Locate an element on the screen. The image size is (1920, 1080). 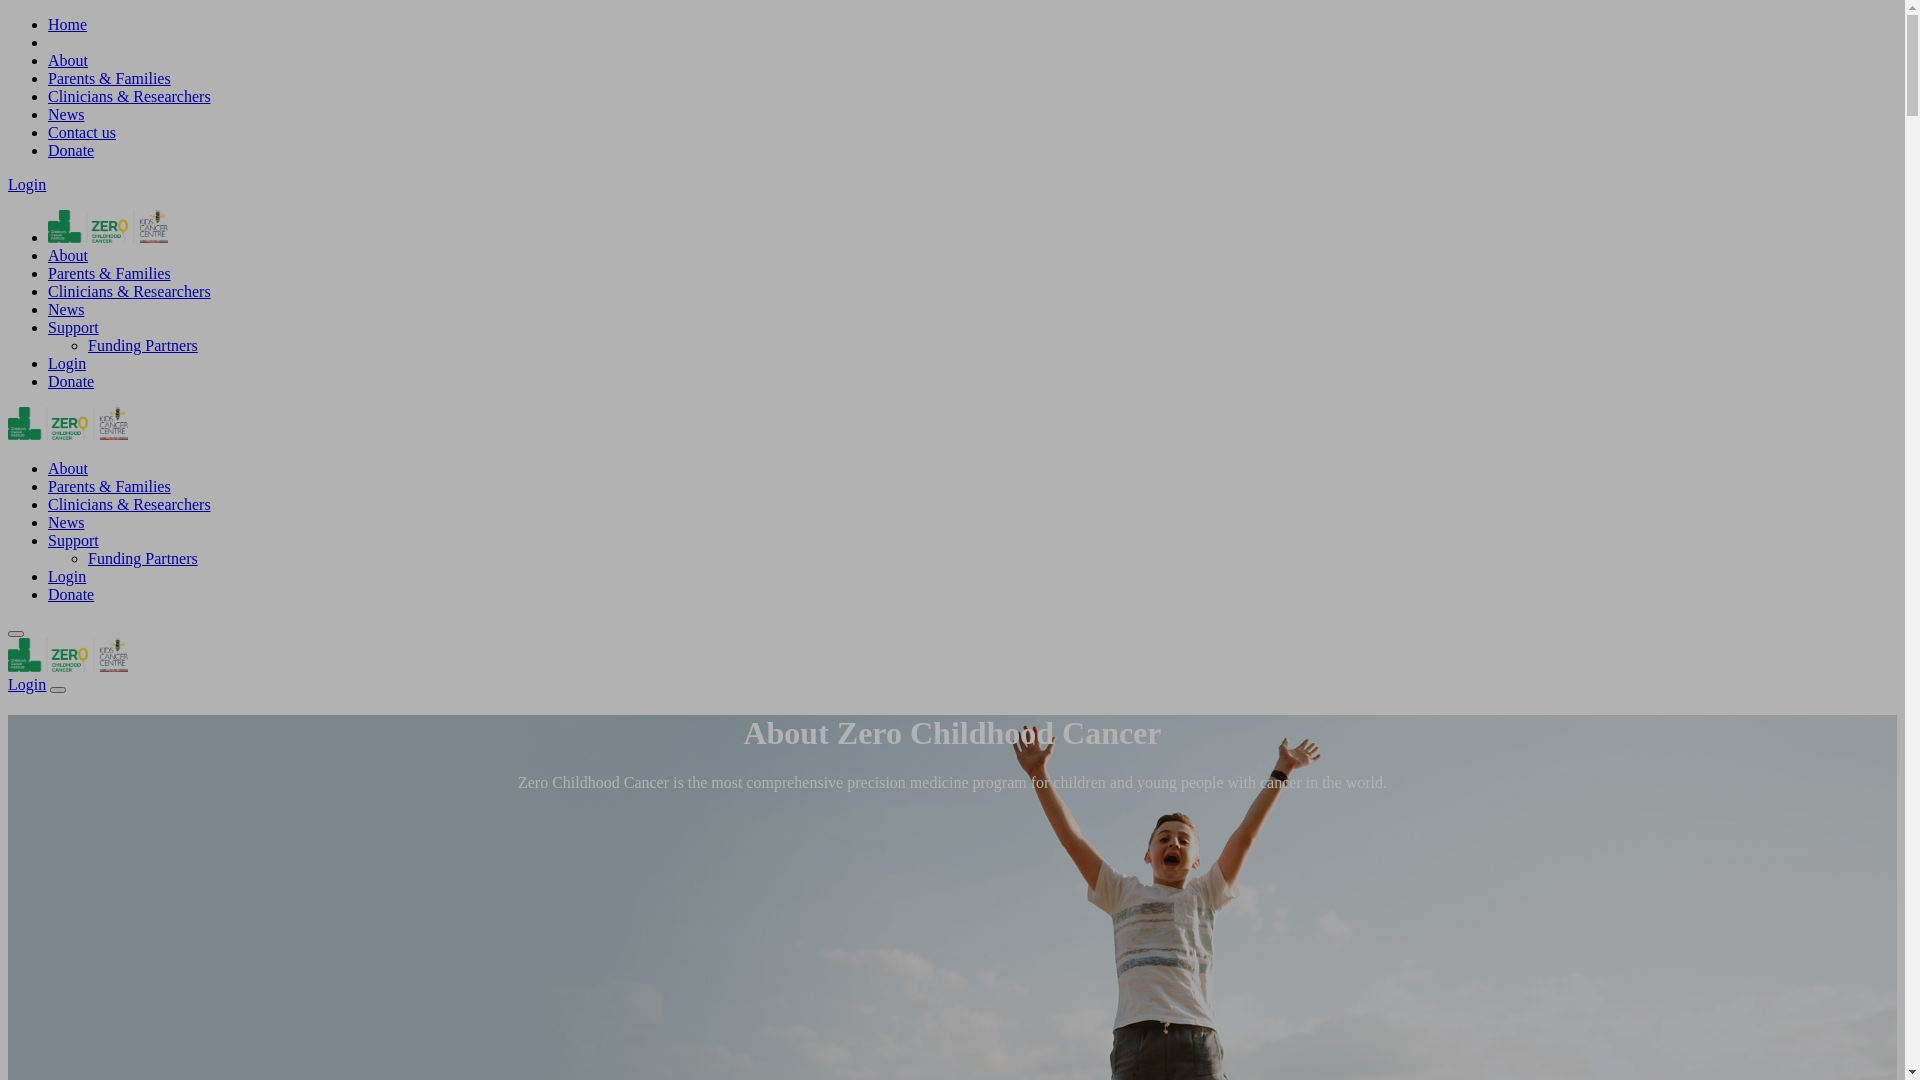
'Home' is located at coordinates (67, 24).